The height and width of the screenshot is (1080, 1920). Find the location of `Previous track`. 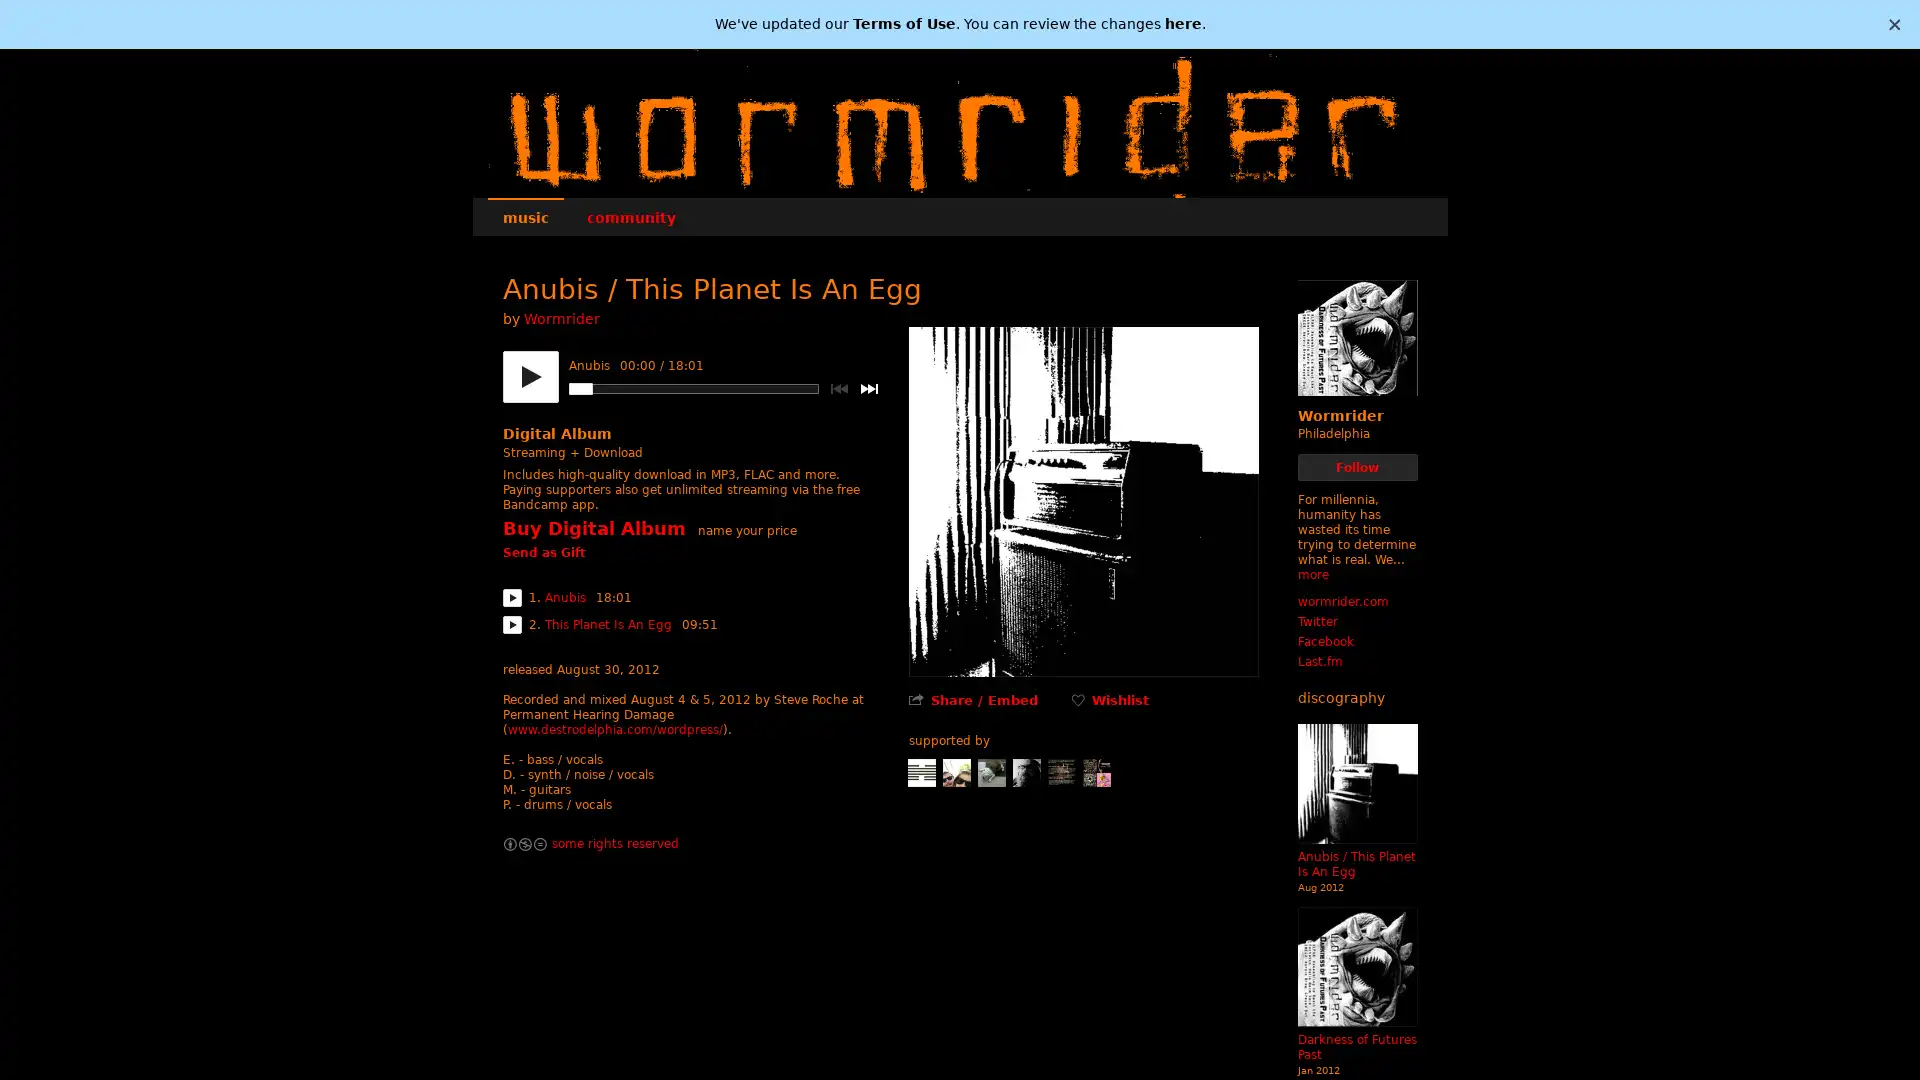

Previous track is located at coordinates (838, 389).